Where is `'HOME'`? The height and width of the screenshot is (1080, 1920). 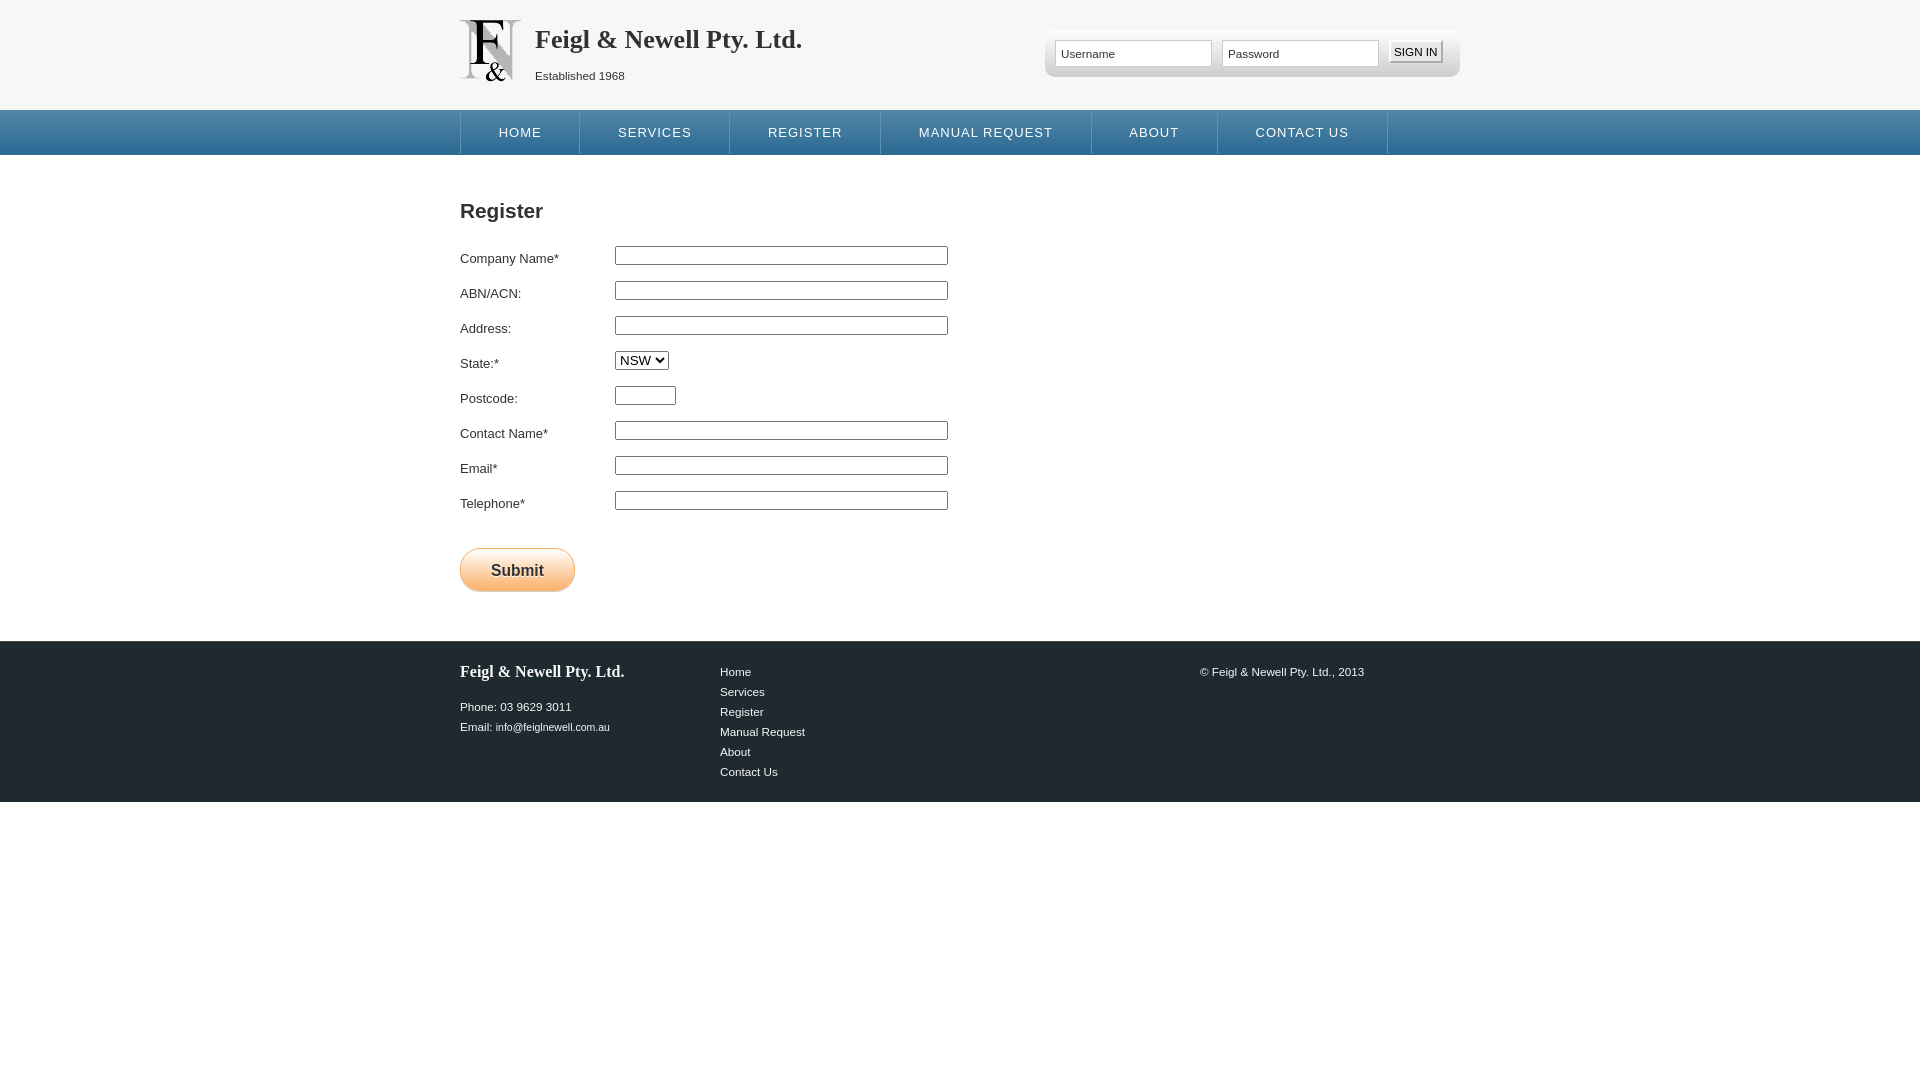 'HOME' is located at coordinates (520, 131).